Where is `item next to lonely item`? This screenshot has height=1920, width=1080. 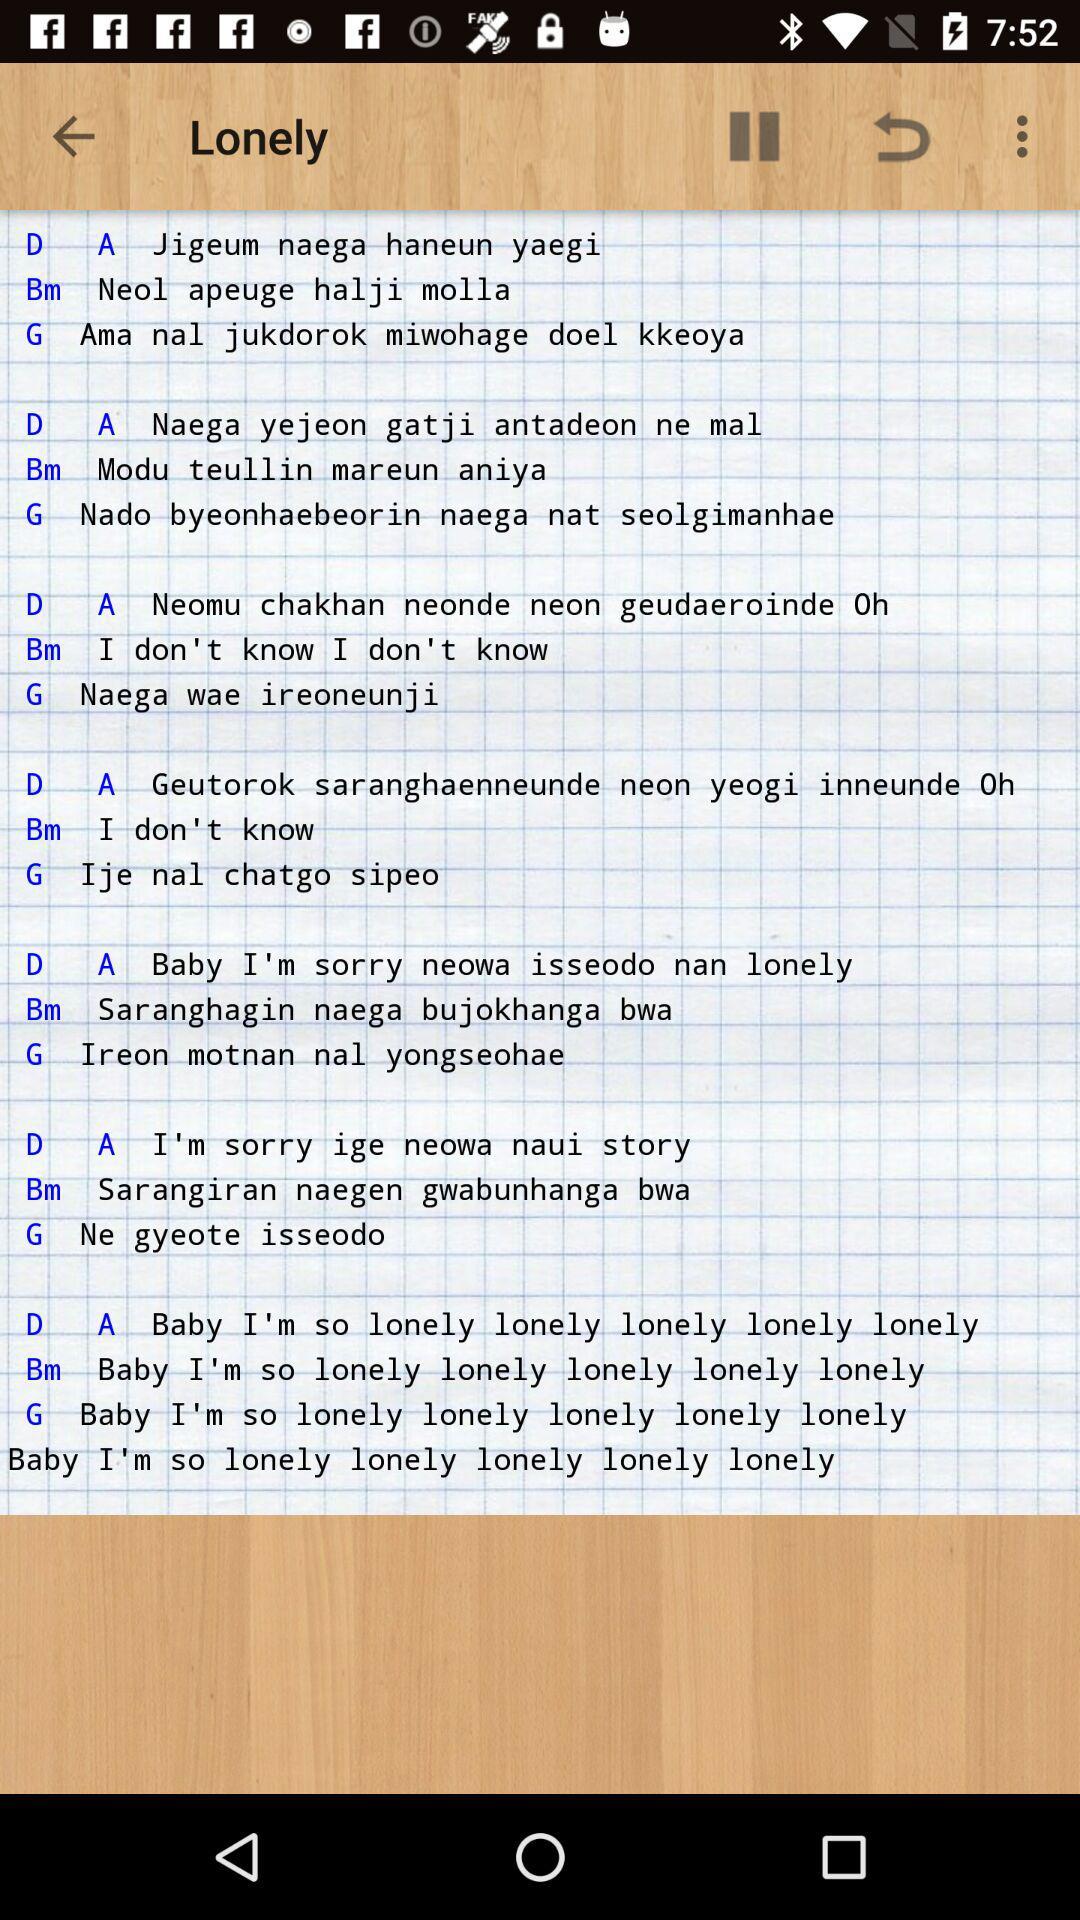 item next to lonely item is located at coordinates (72, 135).